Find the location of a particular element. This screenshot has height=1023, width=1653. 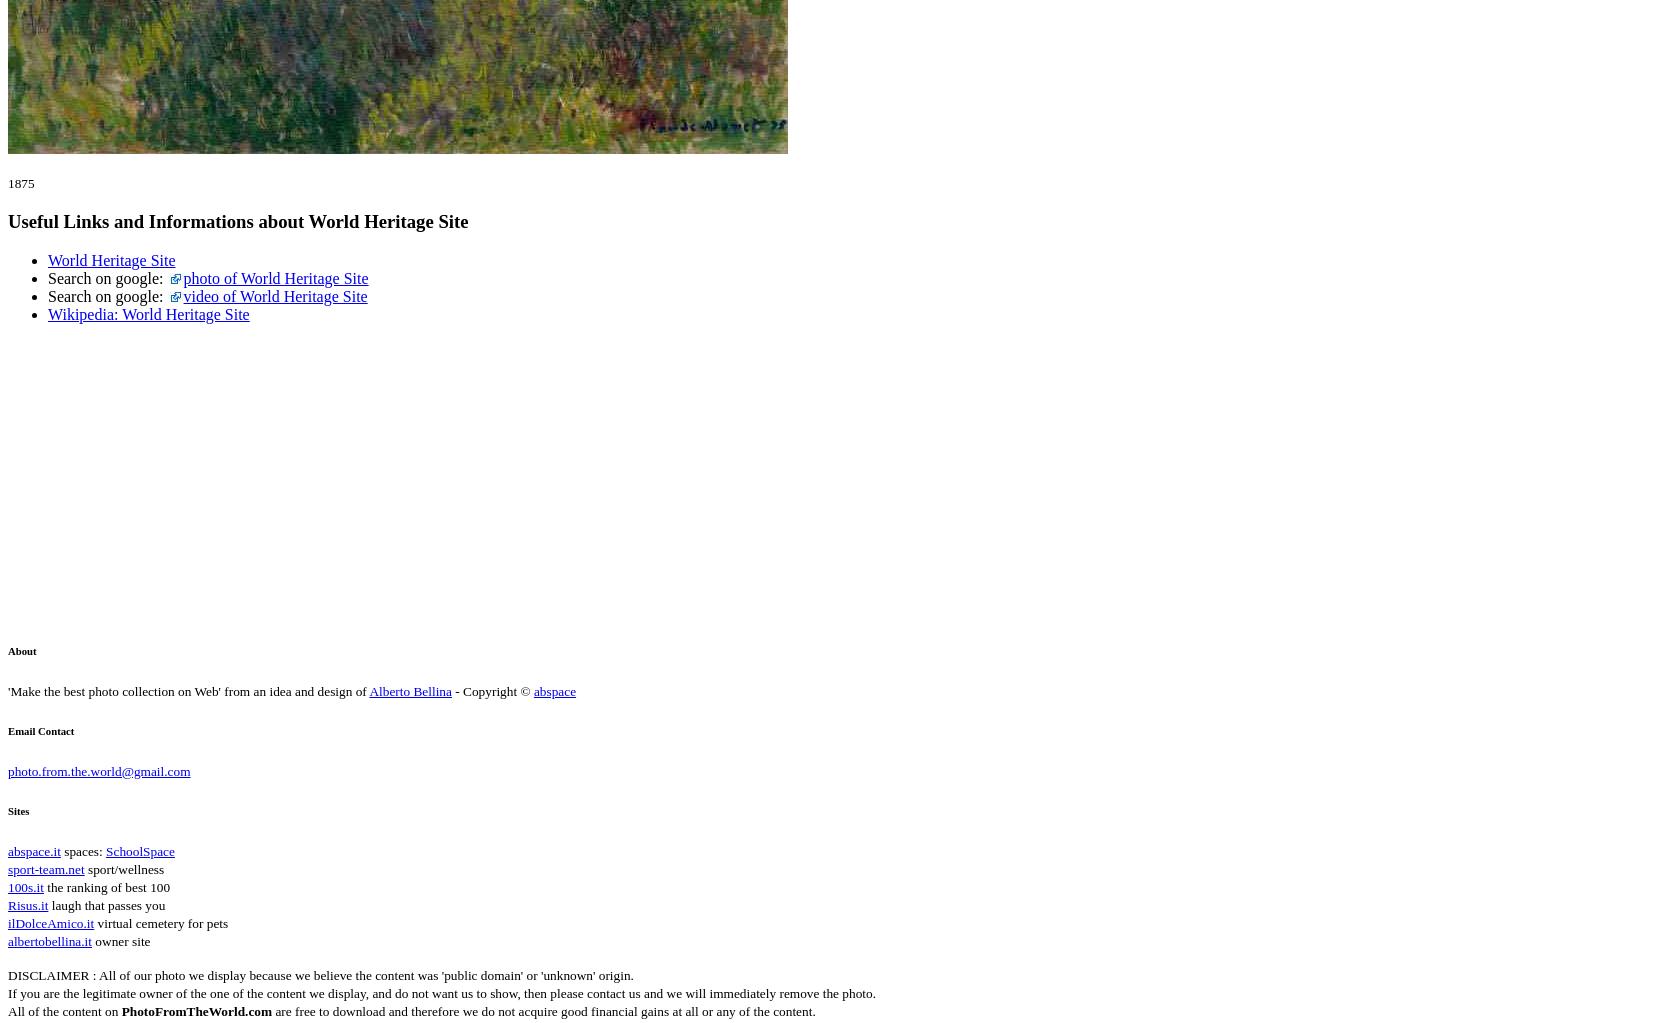

'owner site' is located at coordinates (119, 939).